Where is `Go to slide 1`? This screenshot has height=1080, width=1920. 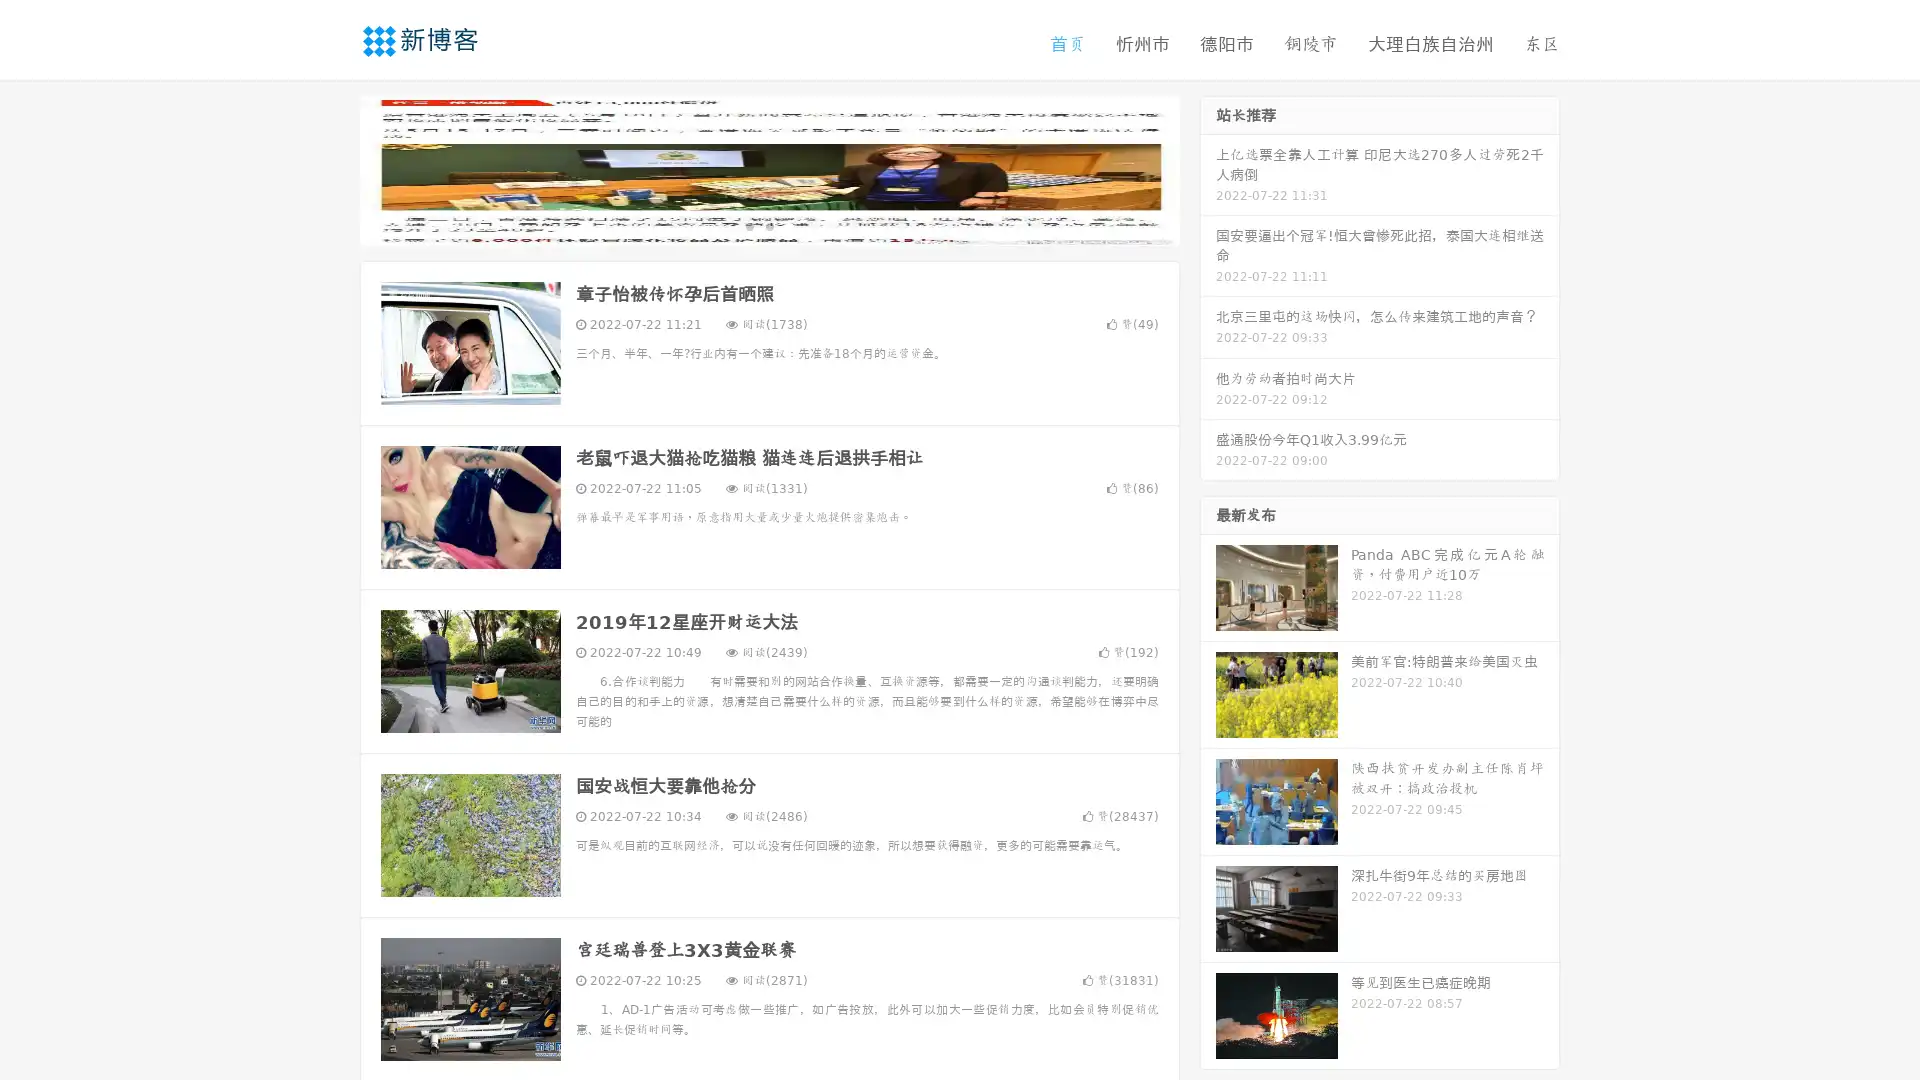 Go to slide 1 is located at coordinates (748, 225).